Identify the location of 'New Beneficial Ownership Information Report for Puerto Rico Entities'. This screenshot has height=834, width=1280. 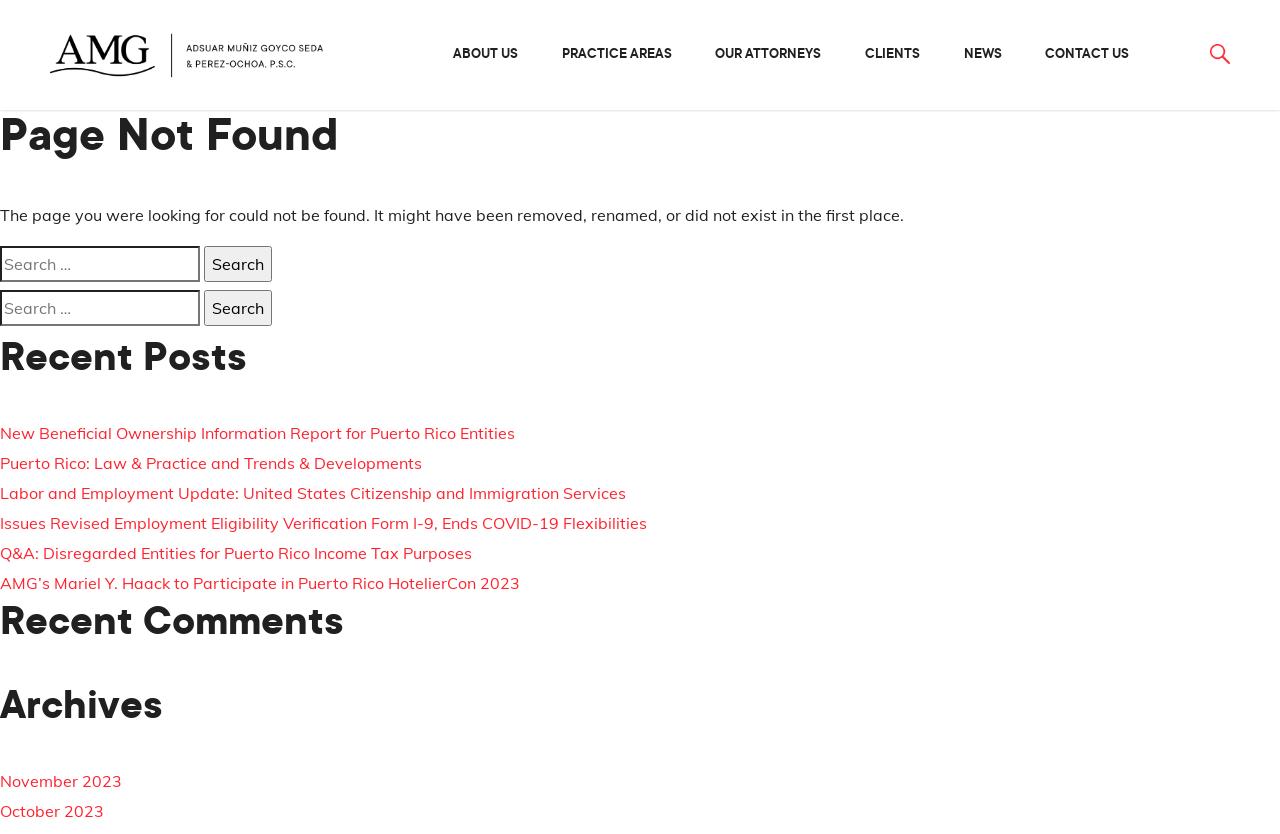
(256, 433).